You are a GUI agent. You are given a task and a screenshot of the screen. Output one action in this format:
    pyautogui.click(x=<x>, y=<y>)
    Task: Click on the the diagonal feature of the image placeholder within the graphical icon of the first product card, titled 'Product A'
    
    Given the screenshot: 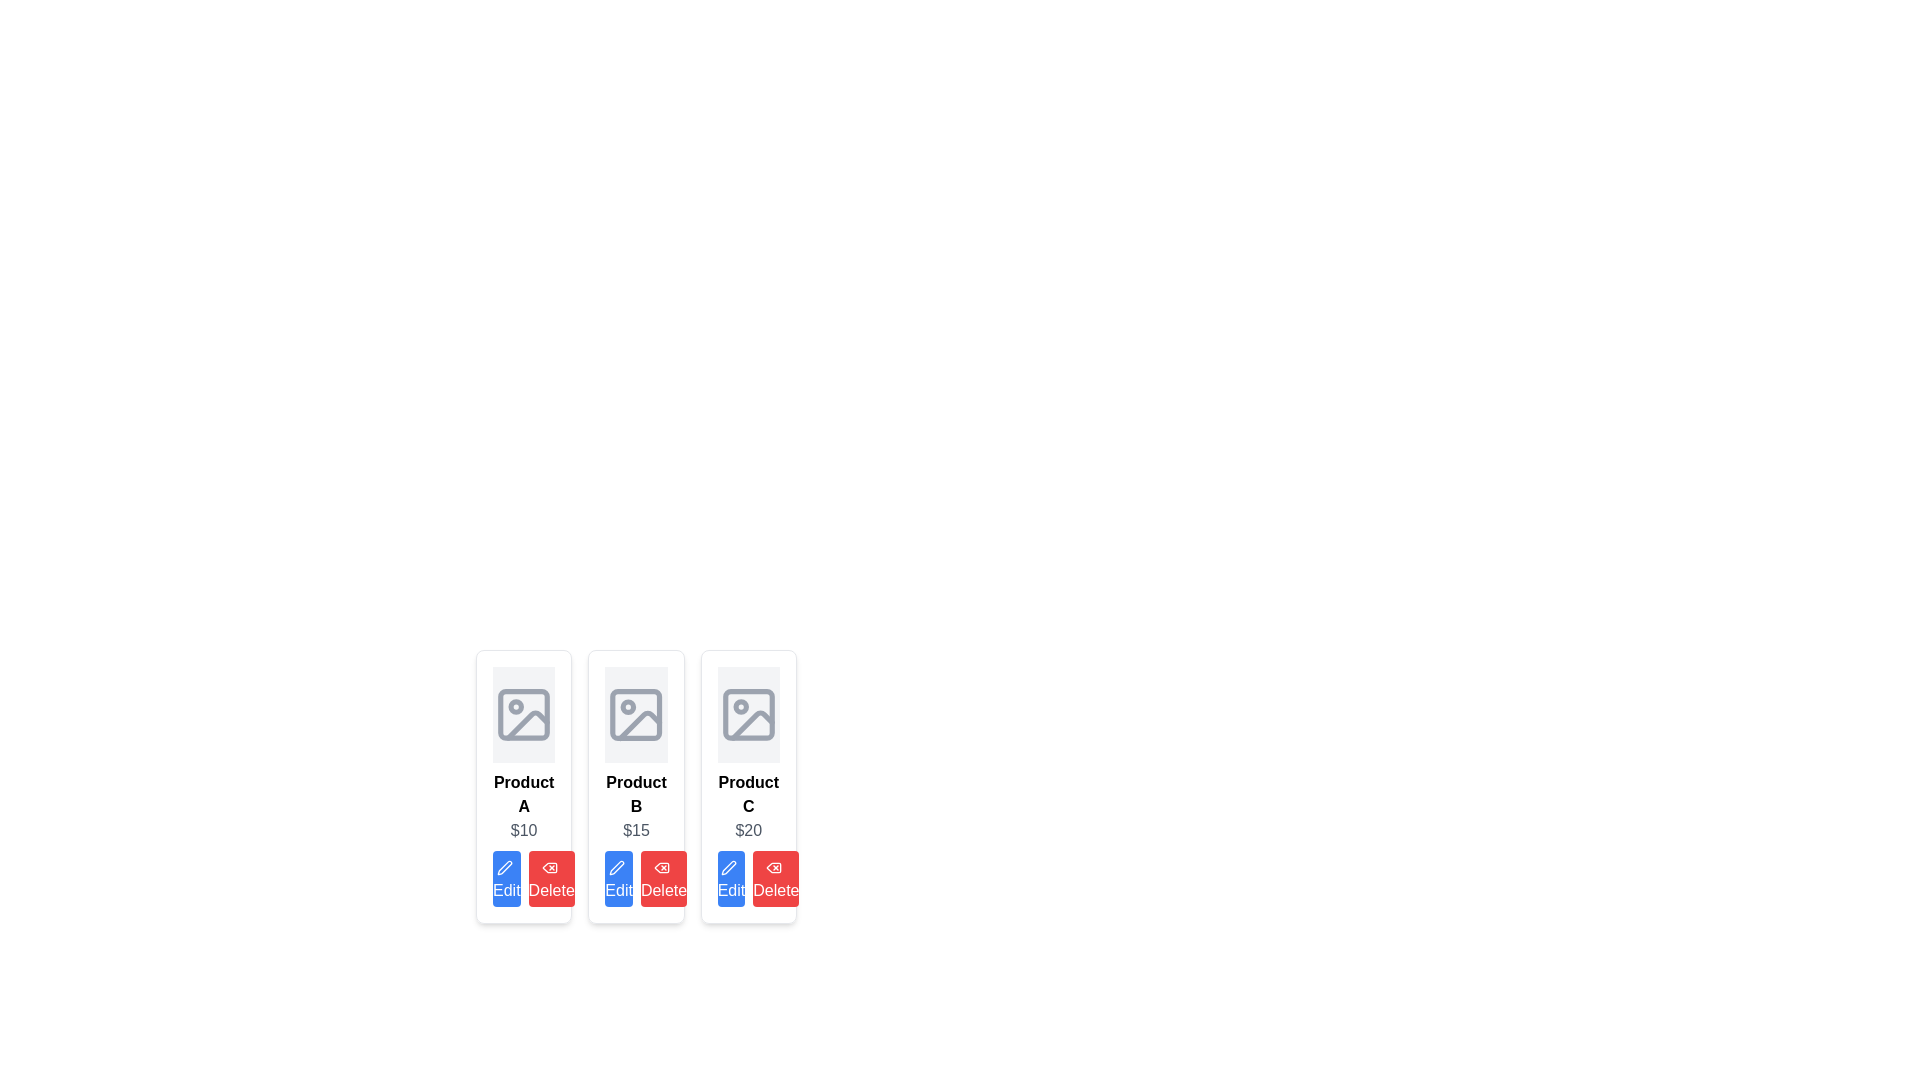 What is the action you would take?
    pyautogui.click(x=528, y=725)
    